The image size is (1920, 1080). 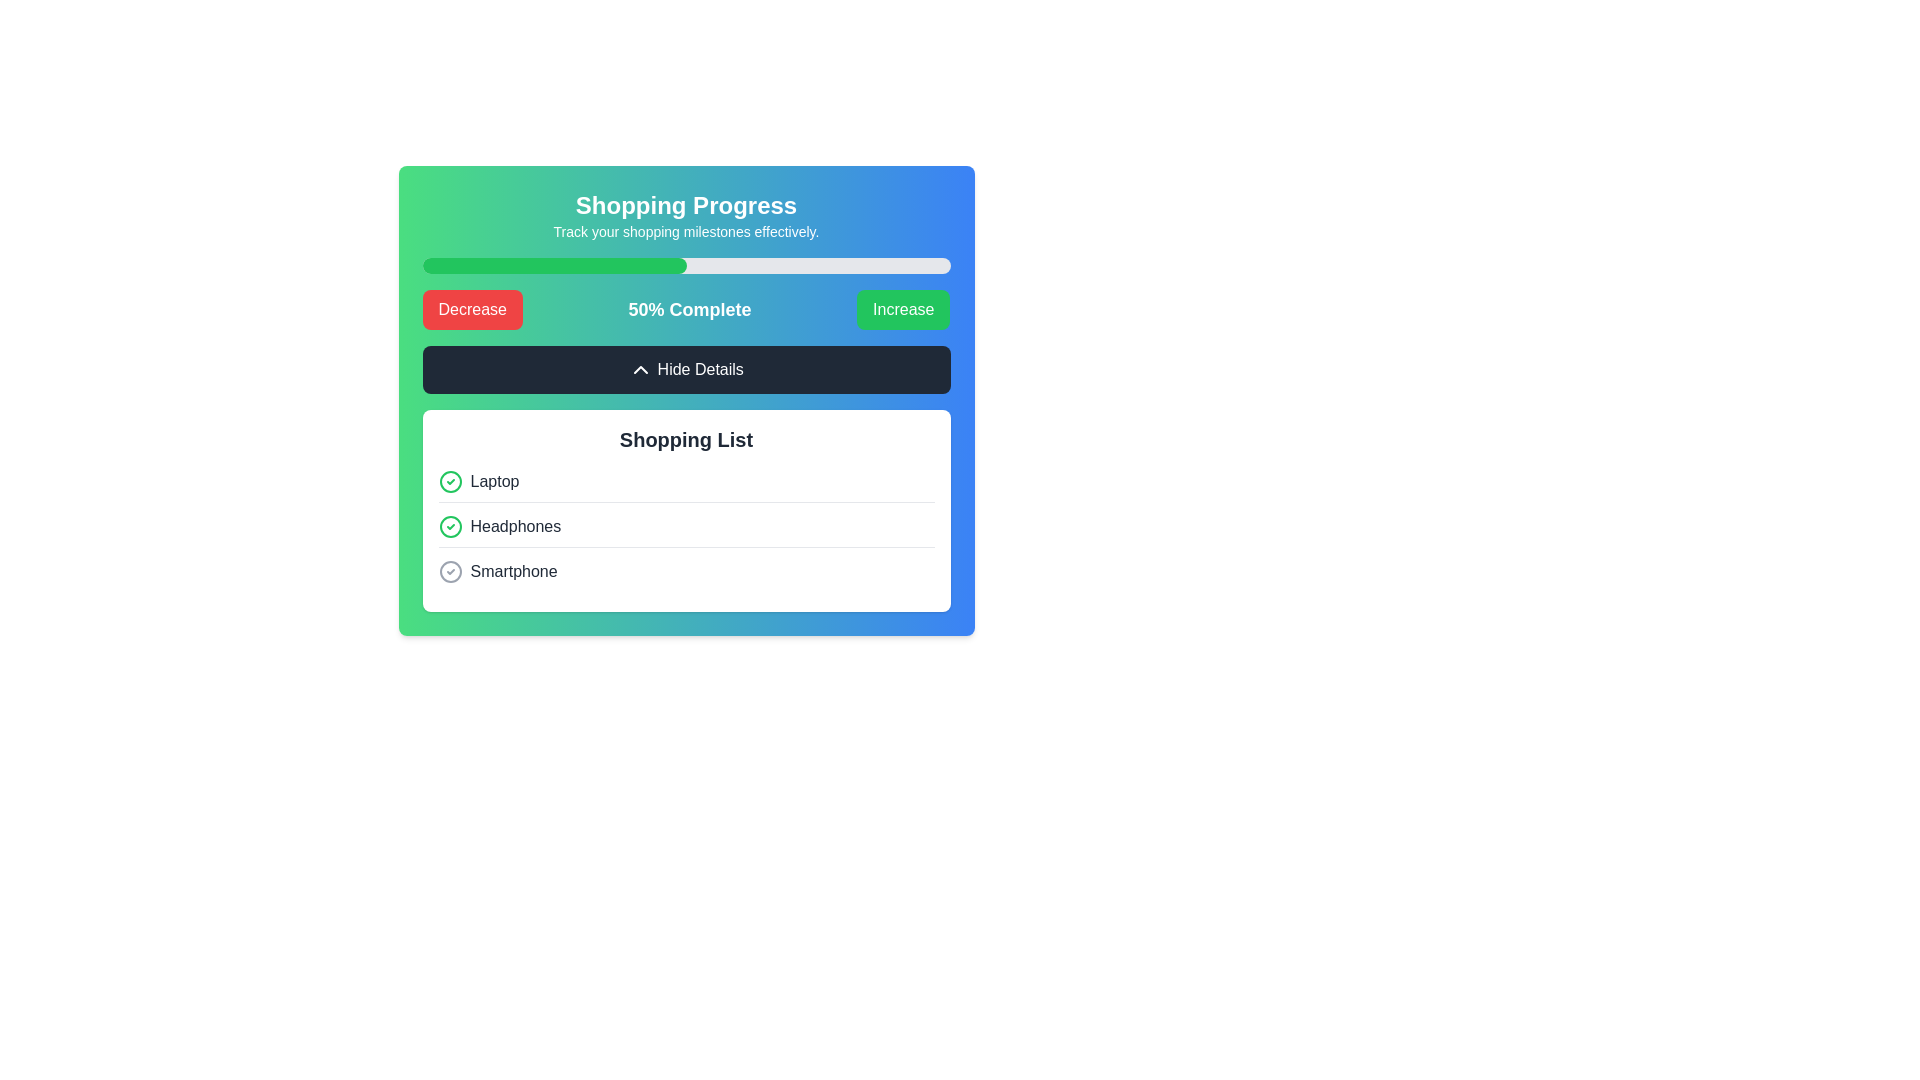 I want to click on the small circular green icon with a checkmark that indicates a completed task, located to the immediate left of the 'Laptop' label in the 'Shopping List' section, so click(x=449, y=482).